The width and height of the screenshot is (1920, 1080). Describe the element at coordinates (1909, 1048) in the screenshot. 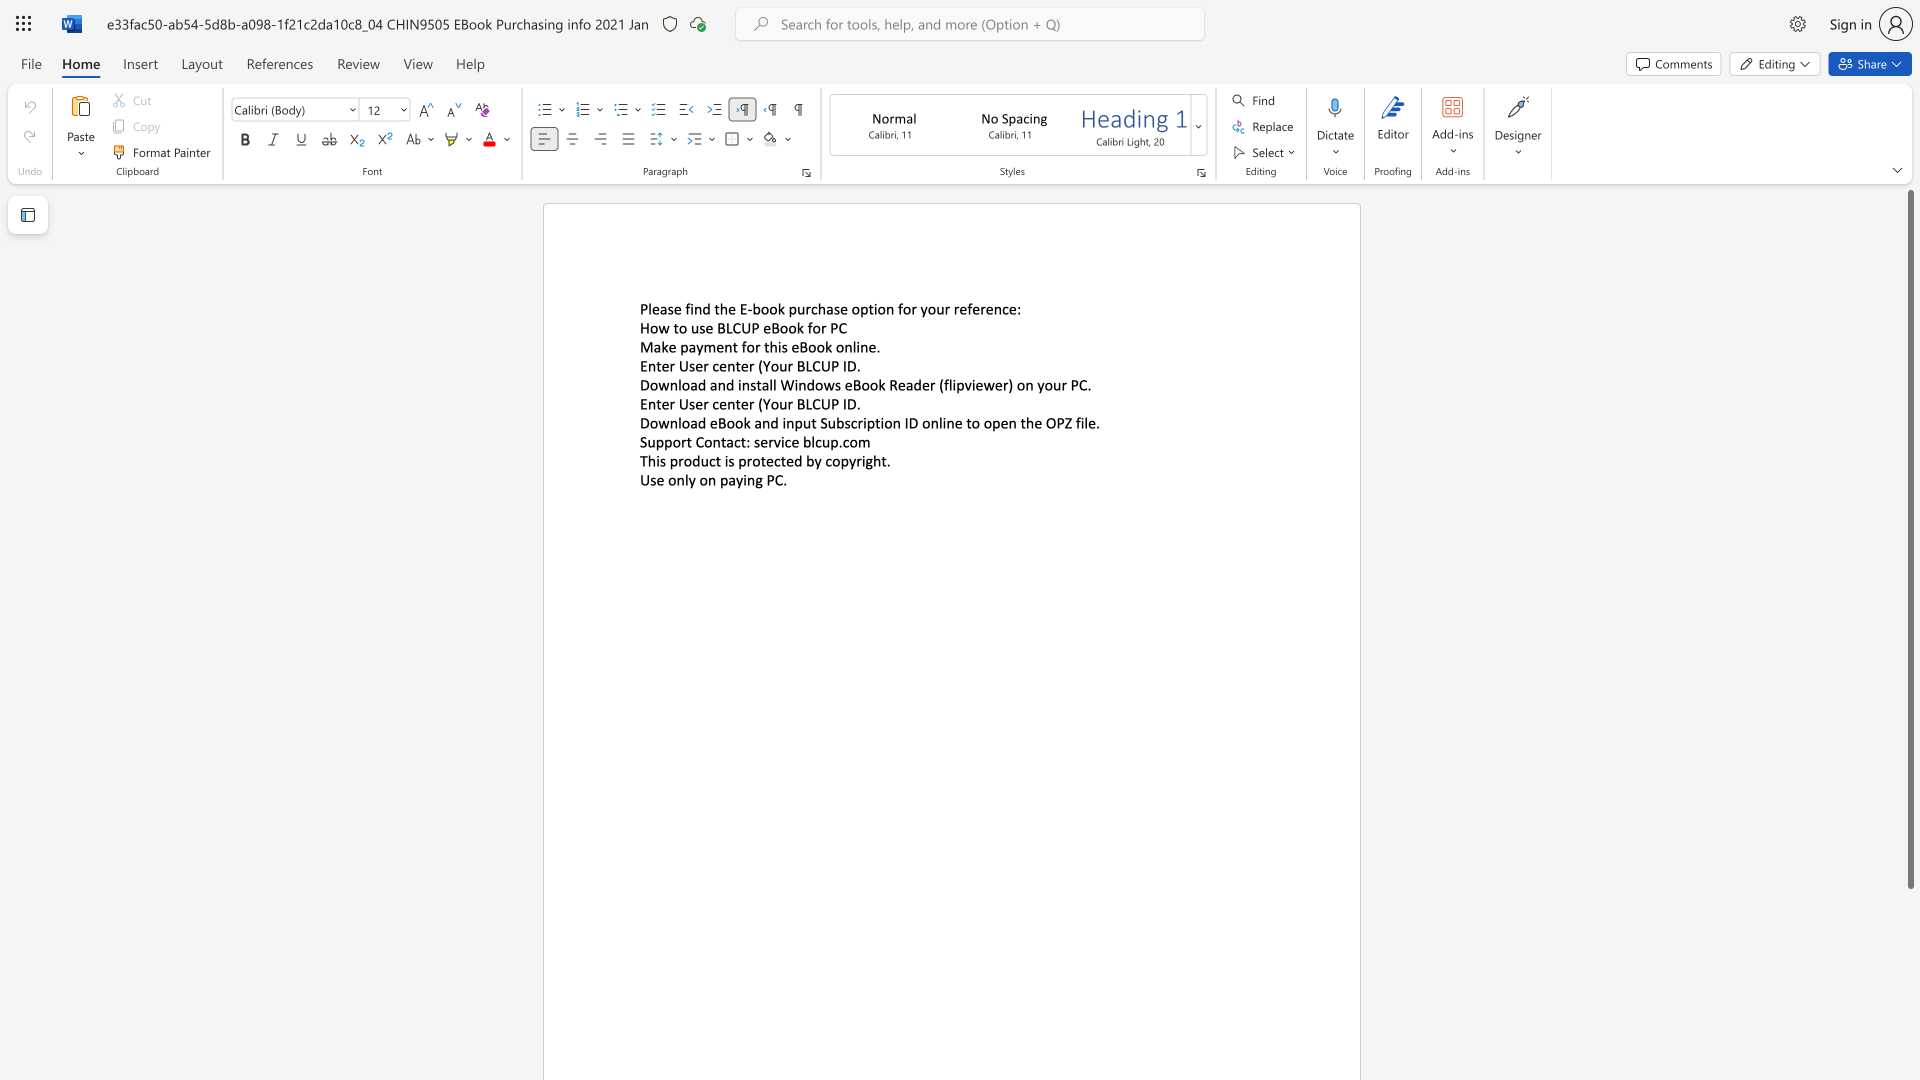

I see `the scrollbar on the right to move the page downward` at that location.